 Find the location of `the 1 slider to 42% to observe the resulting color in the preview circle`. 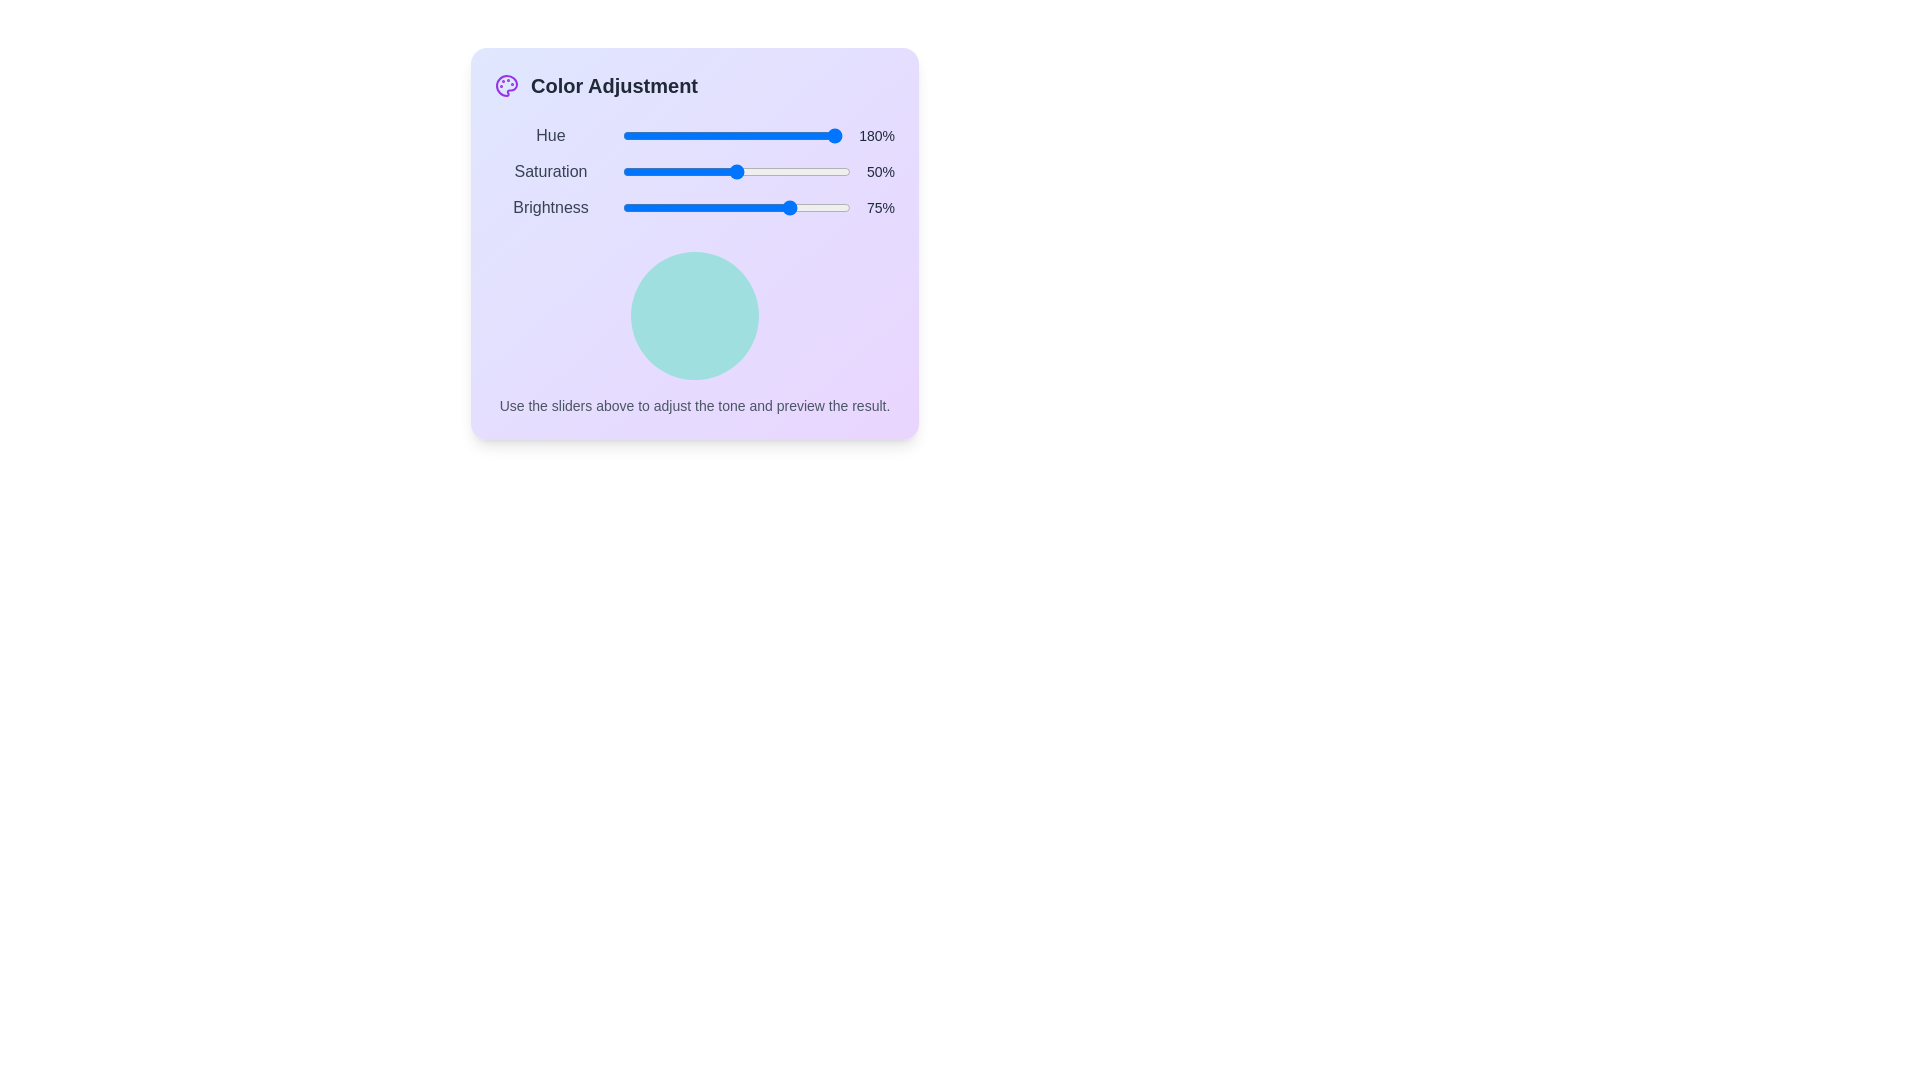

the 1 slider to 42% to observe the resulting color in the preview circle is located at coordinates (715, 171).